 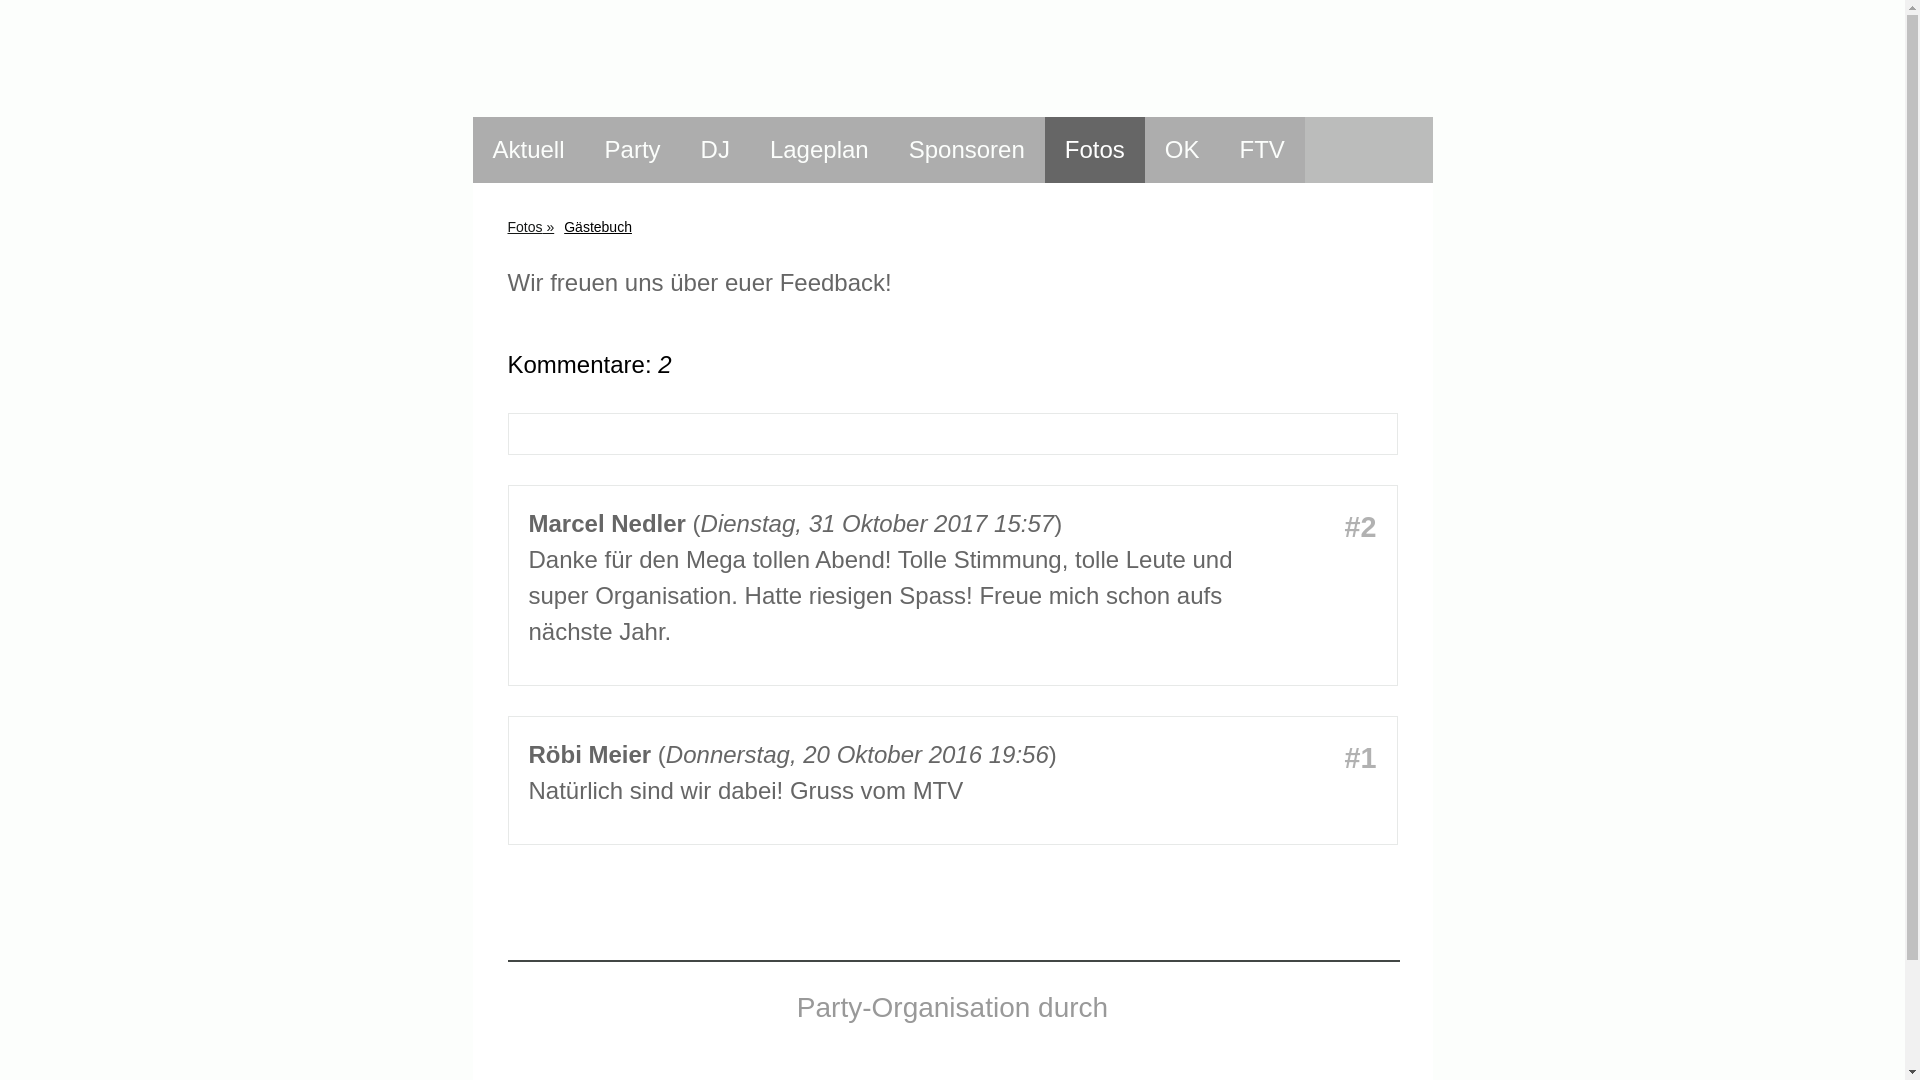 What do you see at coordinates (1093, 149) in the screenshot?
I see `'Fotos'` at bounding box center [1093, 149].